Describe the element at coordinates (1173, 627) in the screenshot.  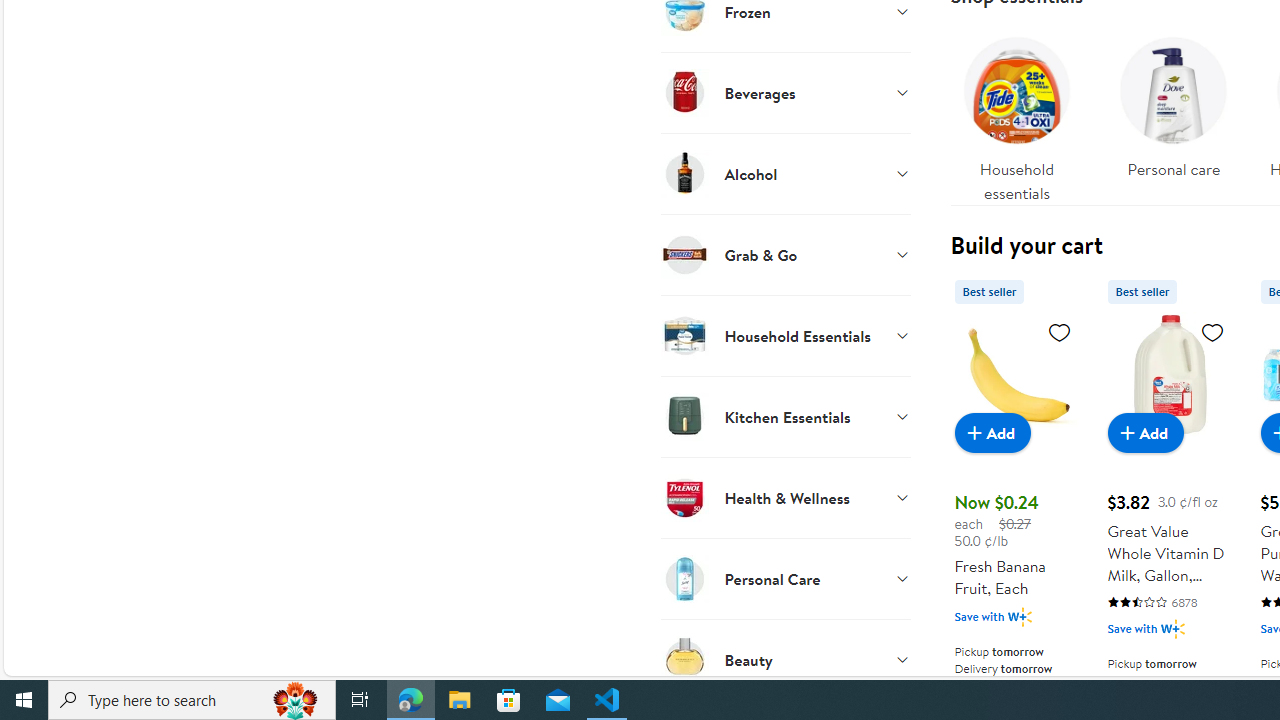
I see `'Walmart Plus'` at that location.